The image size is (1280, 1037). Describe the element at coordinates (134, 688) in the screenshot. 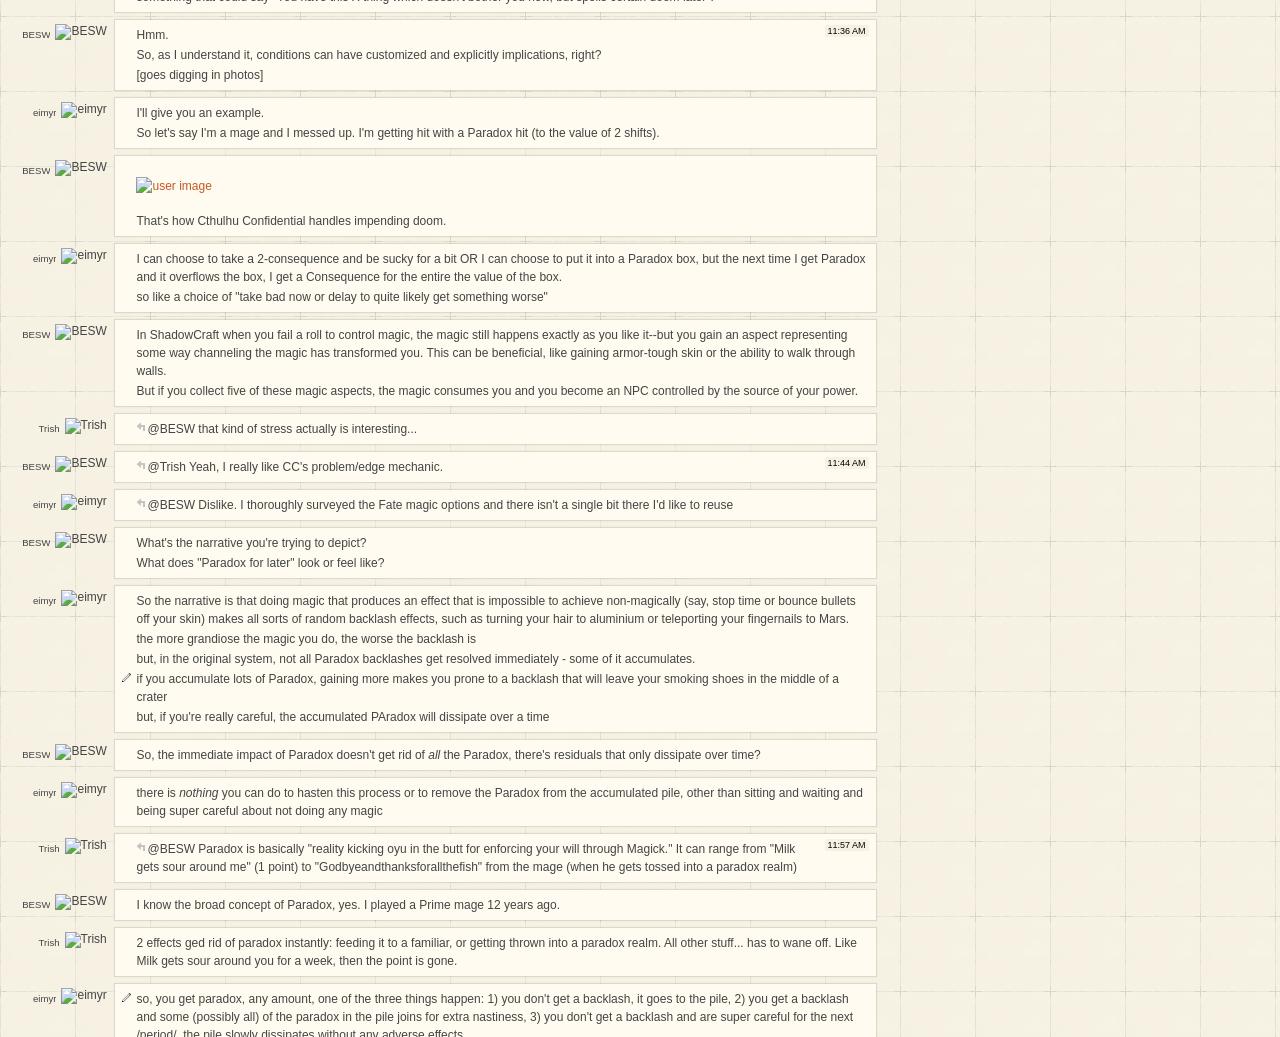

I see `'if you accumulate lots of Paradox, gaining more makes you prone to a backlash that will leave your smoking shoes in the middle of a crater'` at that location.